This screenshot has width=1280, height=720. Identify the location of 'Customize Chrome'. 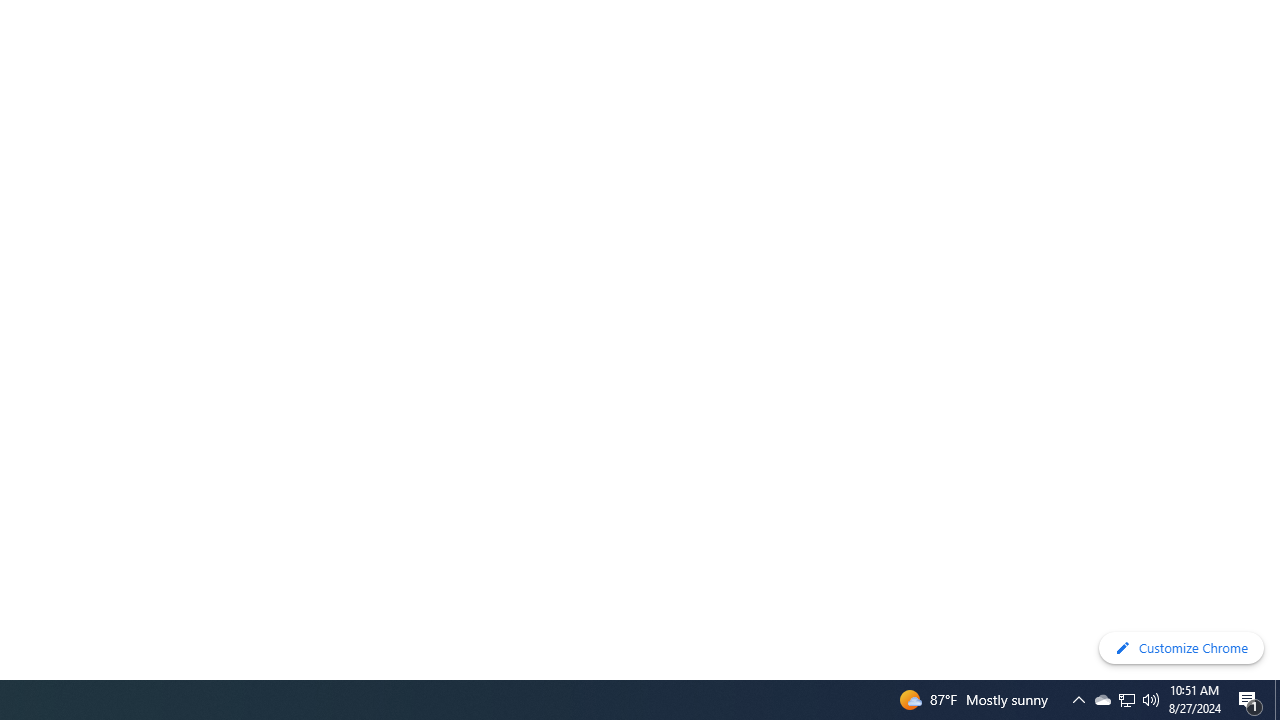
(1181, 648).